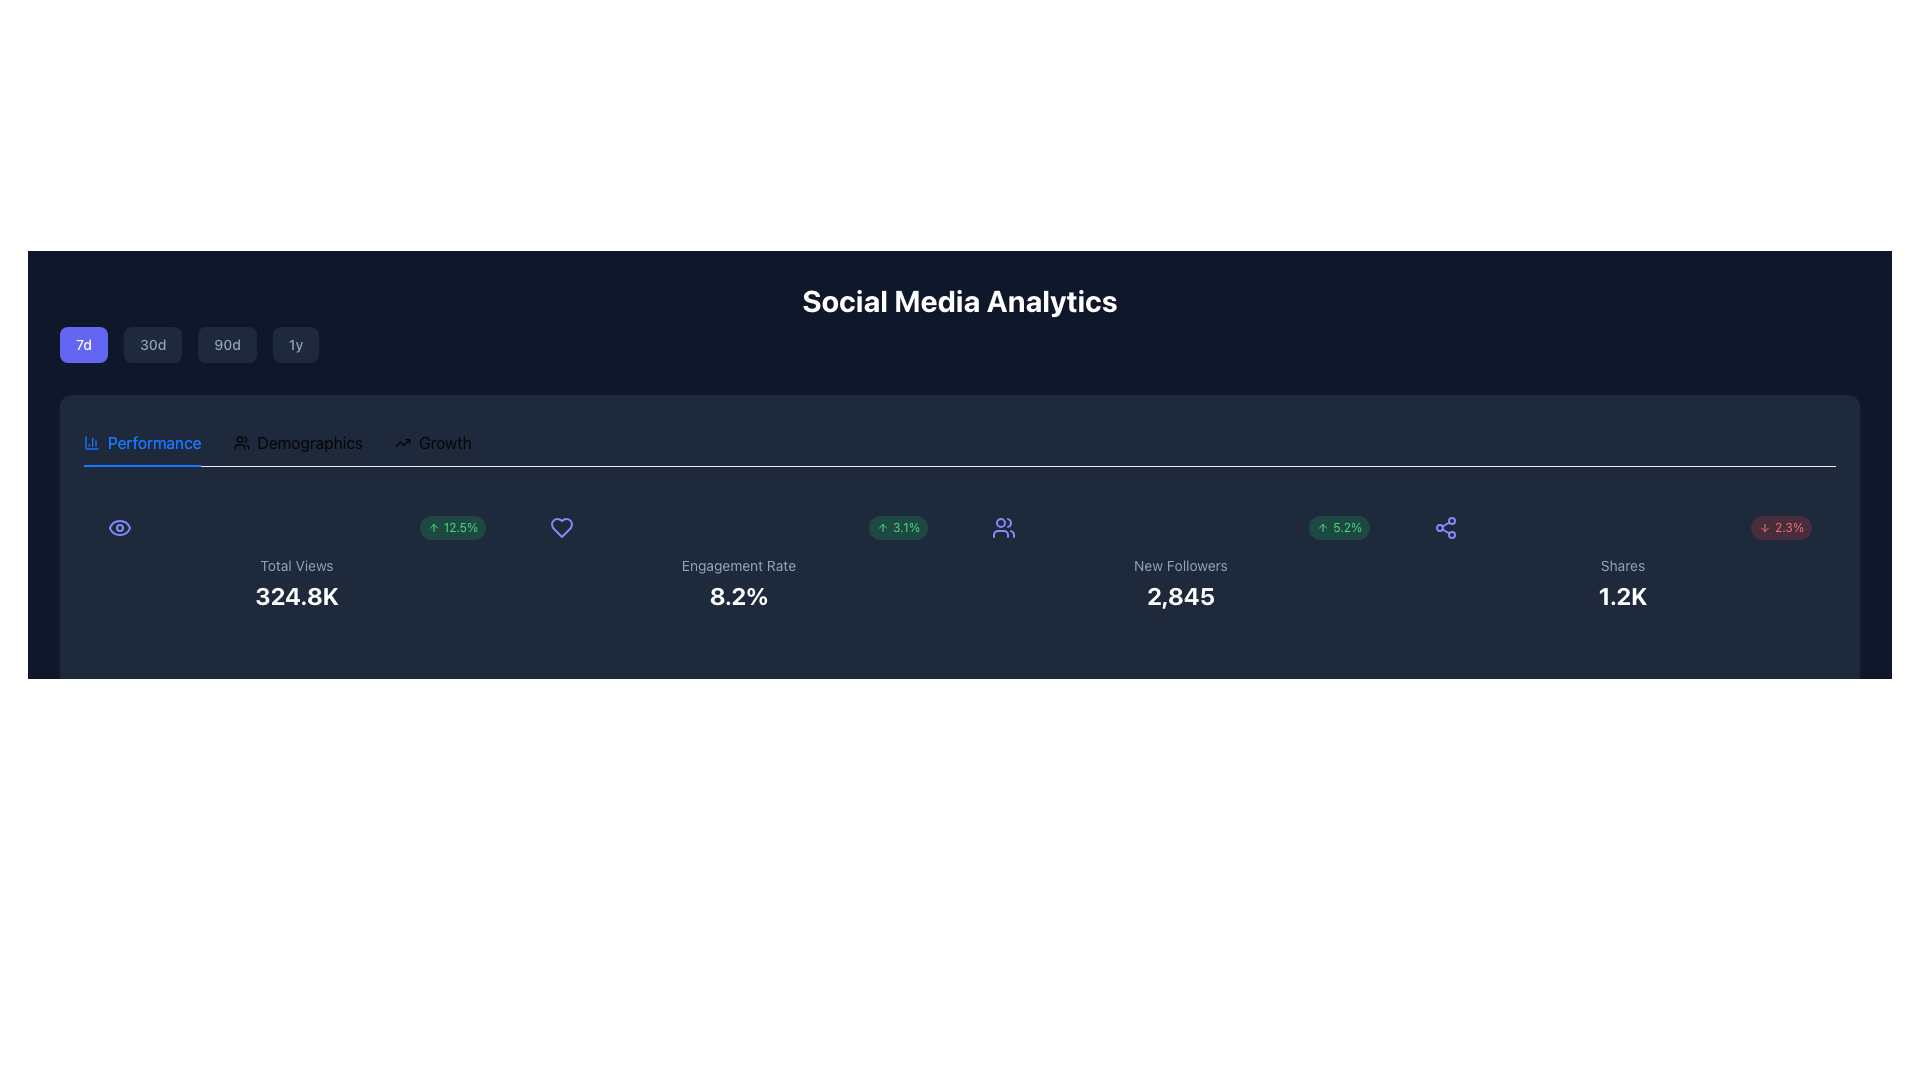 The height and width of the screenshot is (1080, 1920). I want to click on the visibility metric icon in the social media analytics dashboard, so click(119, 527).